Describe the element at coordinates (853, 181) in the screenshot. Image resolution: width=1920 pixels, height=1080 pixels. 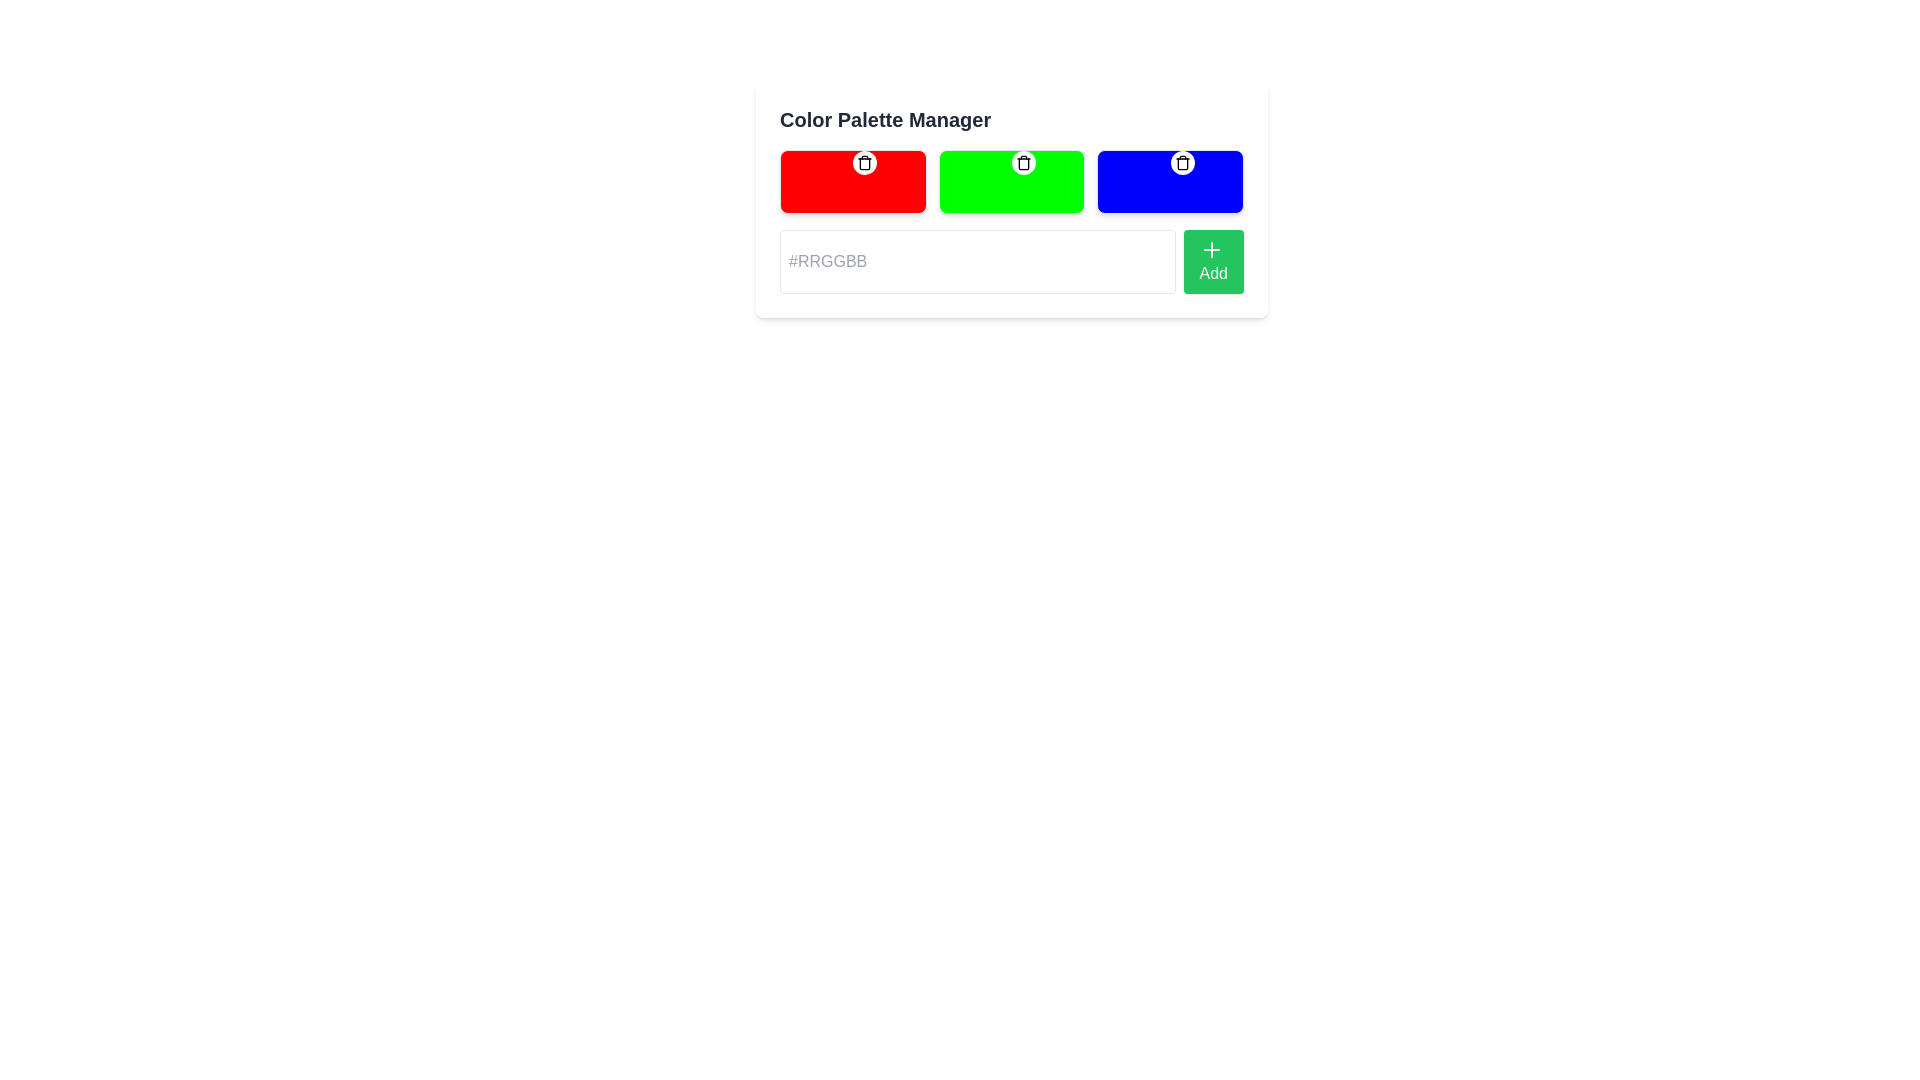
I see `the red color selection block with an embedded delete button for reordering in the Color Palette Manager` at that location.